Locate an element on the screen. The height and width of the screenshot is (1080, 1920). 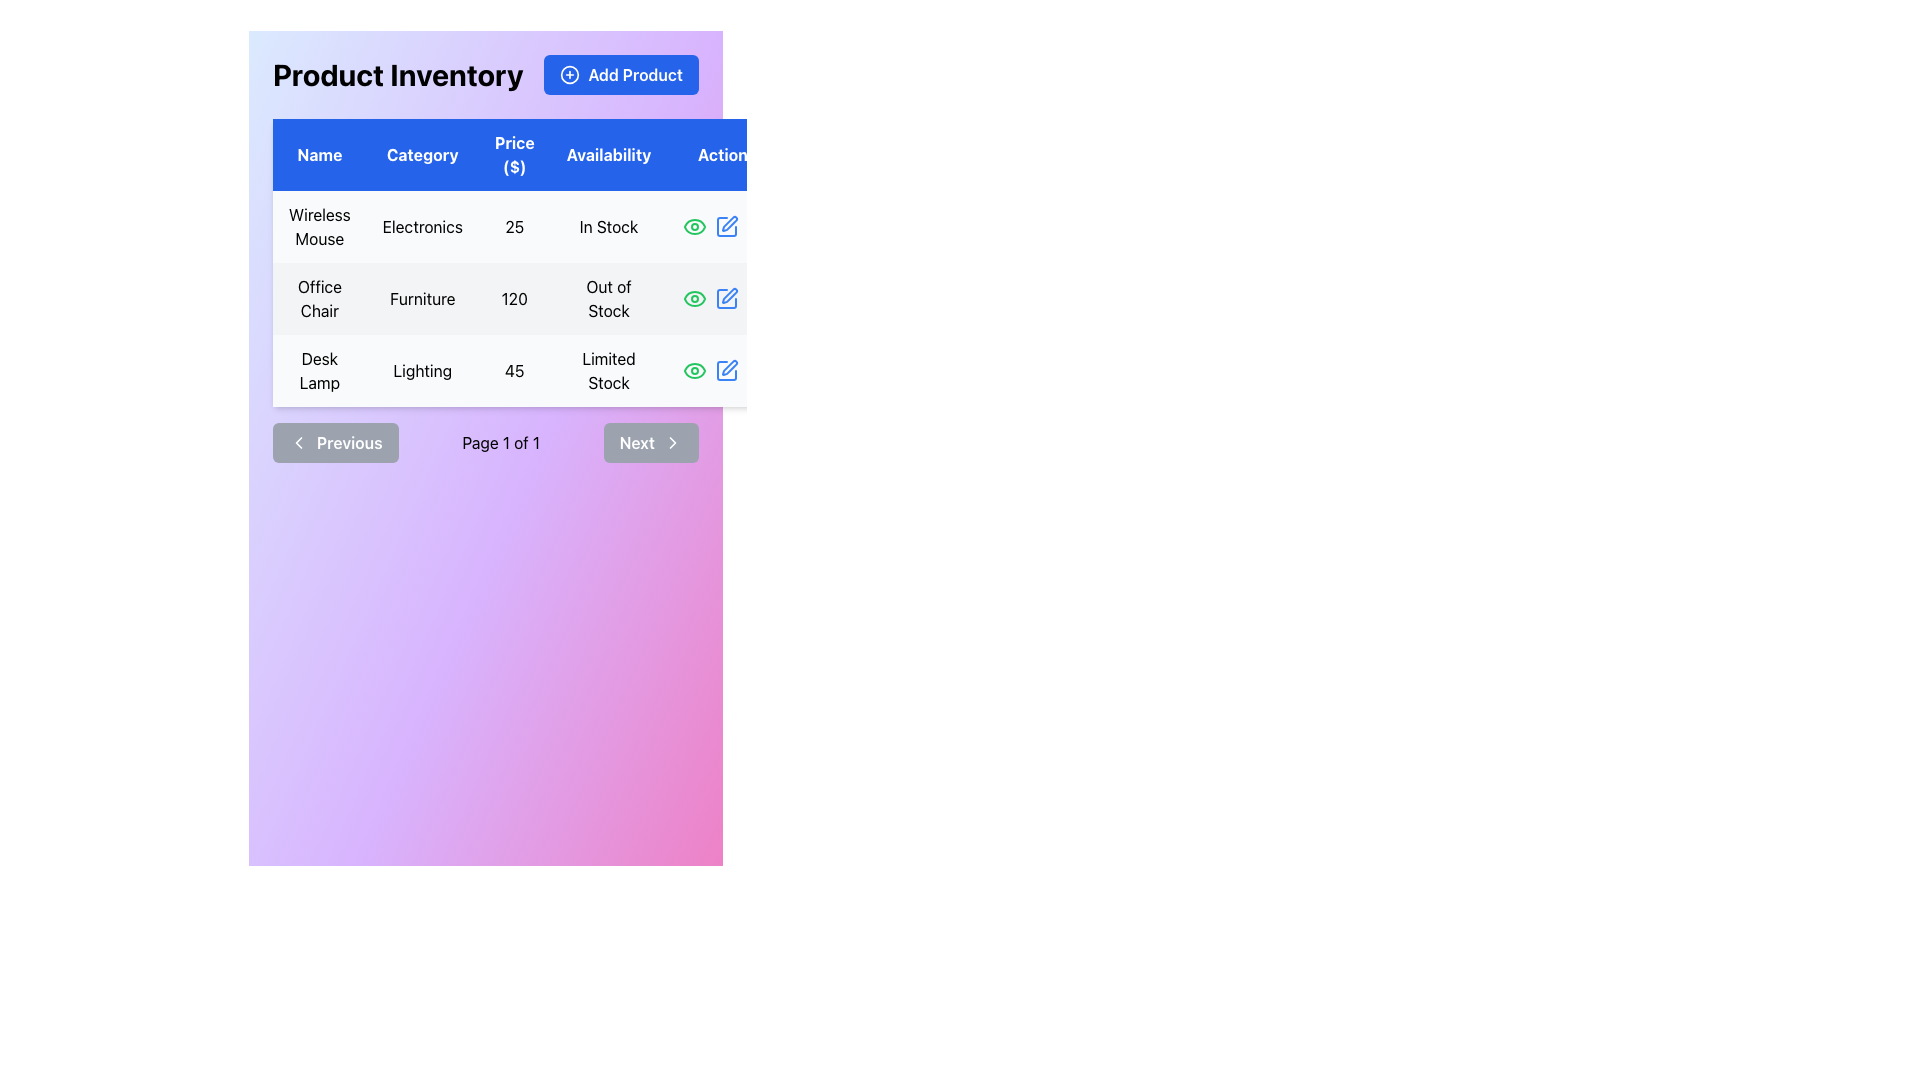
the edit button in the Actions column of the 'Desk Lamp' product row is located at coordinates (726, 370).